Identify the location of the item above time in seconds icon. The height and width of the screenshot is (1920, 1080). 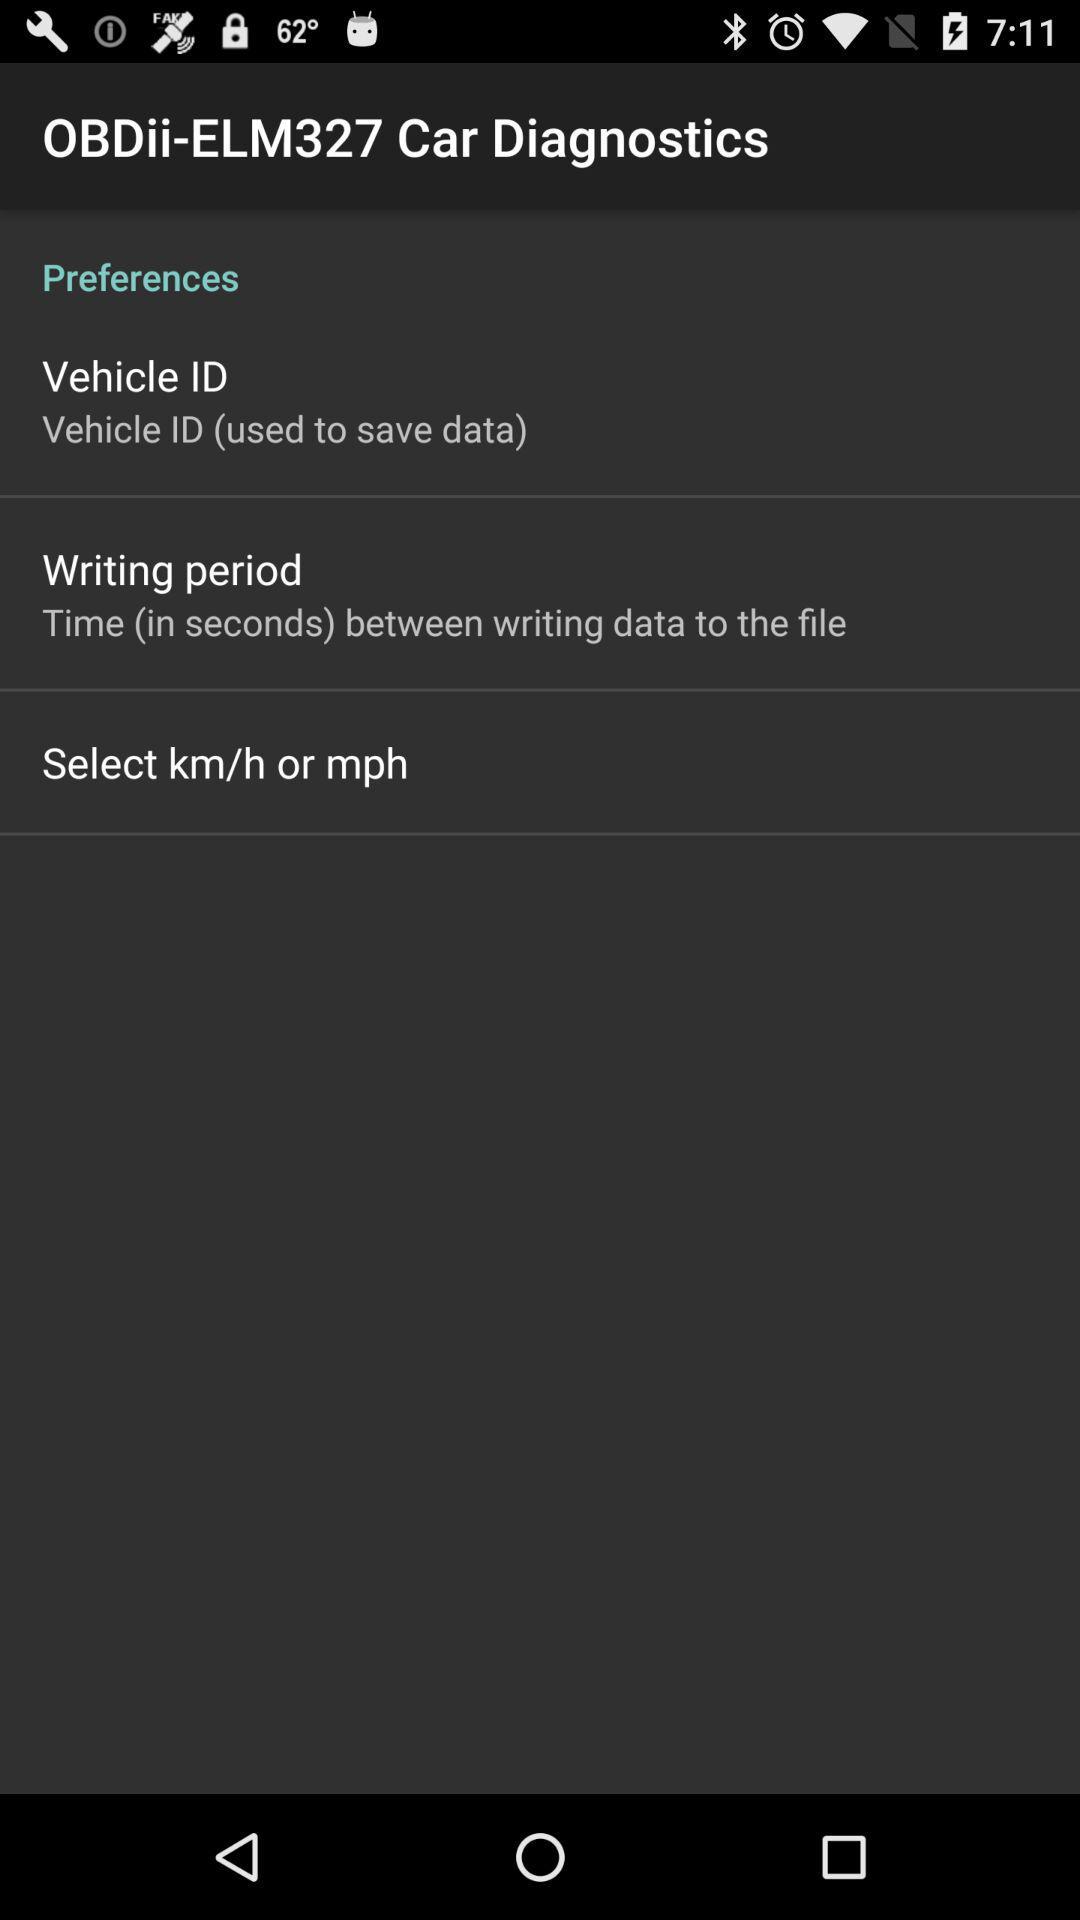
(171, 567).